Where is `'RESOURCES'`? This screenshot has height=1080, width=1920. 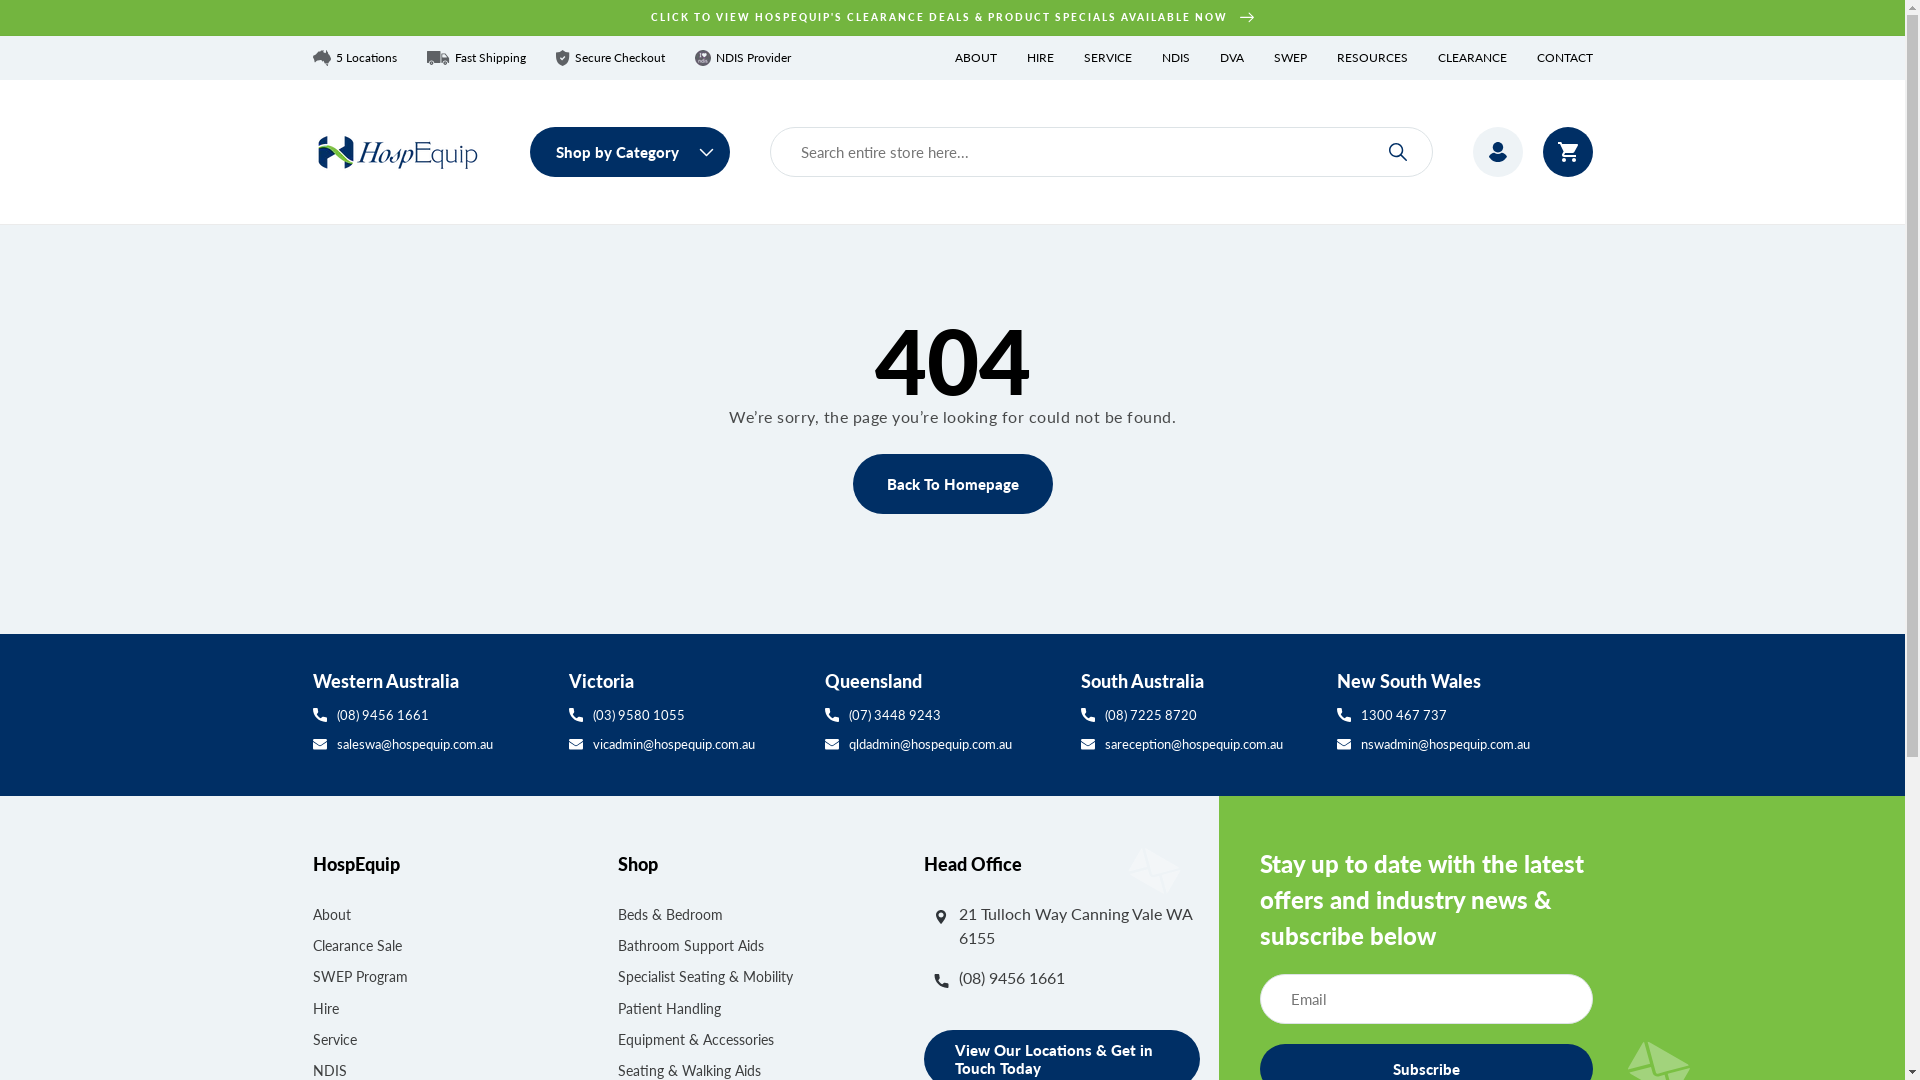
'RESOURCES' is located at coordinates (1370, 56).